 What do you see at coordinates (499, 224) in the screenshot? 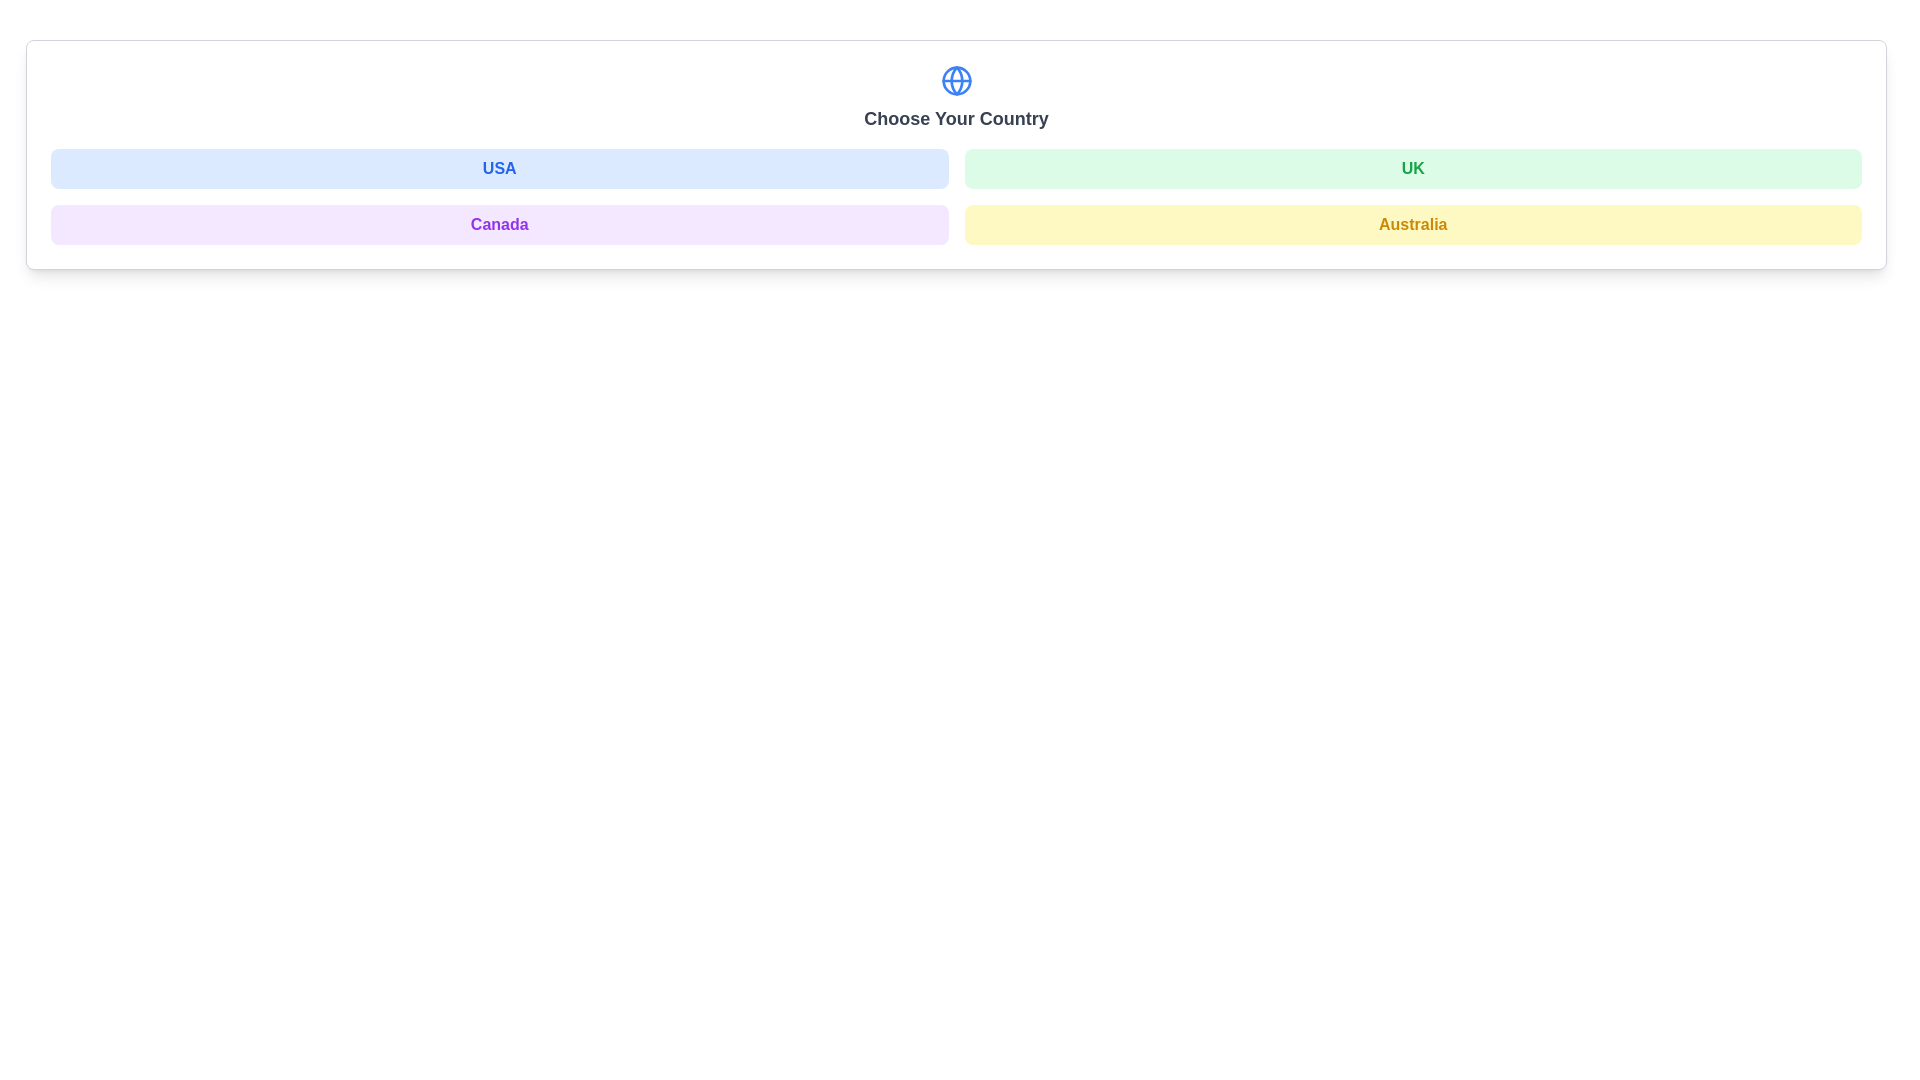
I see `the 'Canada' button, which contains the text label indicating its purpose` at bounding box center [499, 224].